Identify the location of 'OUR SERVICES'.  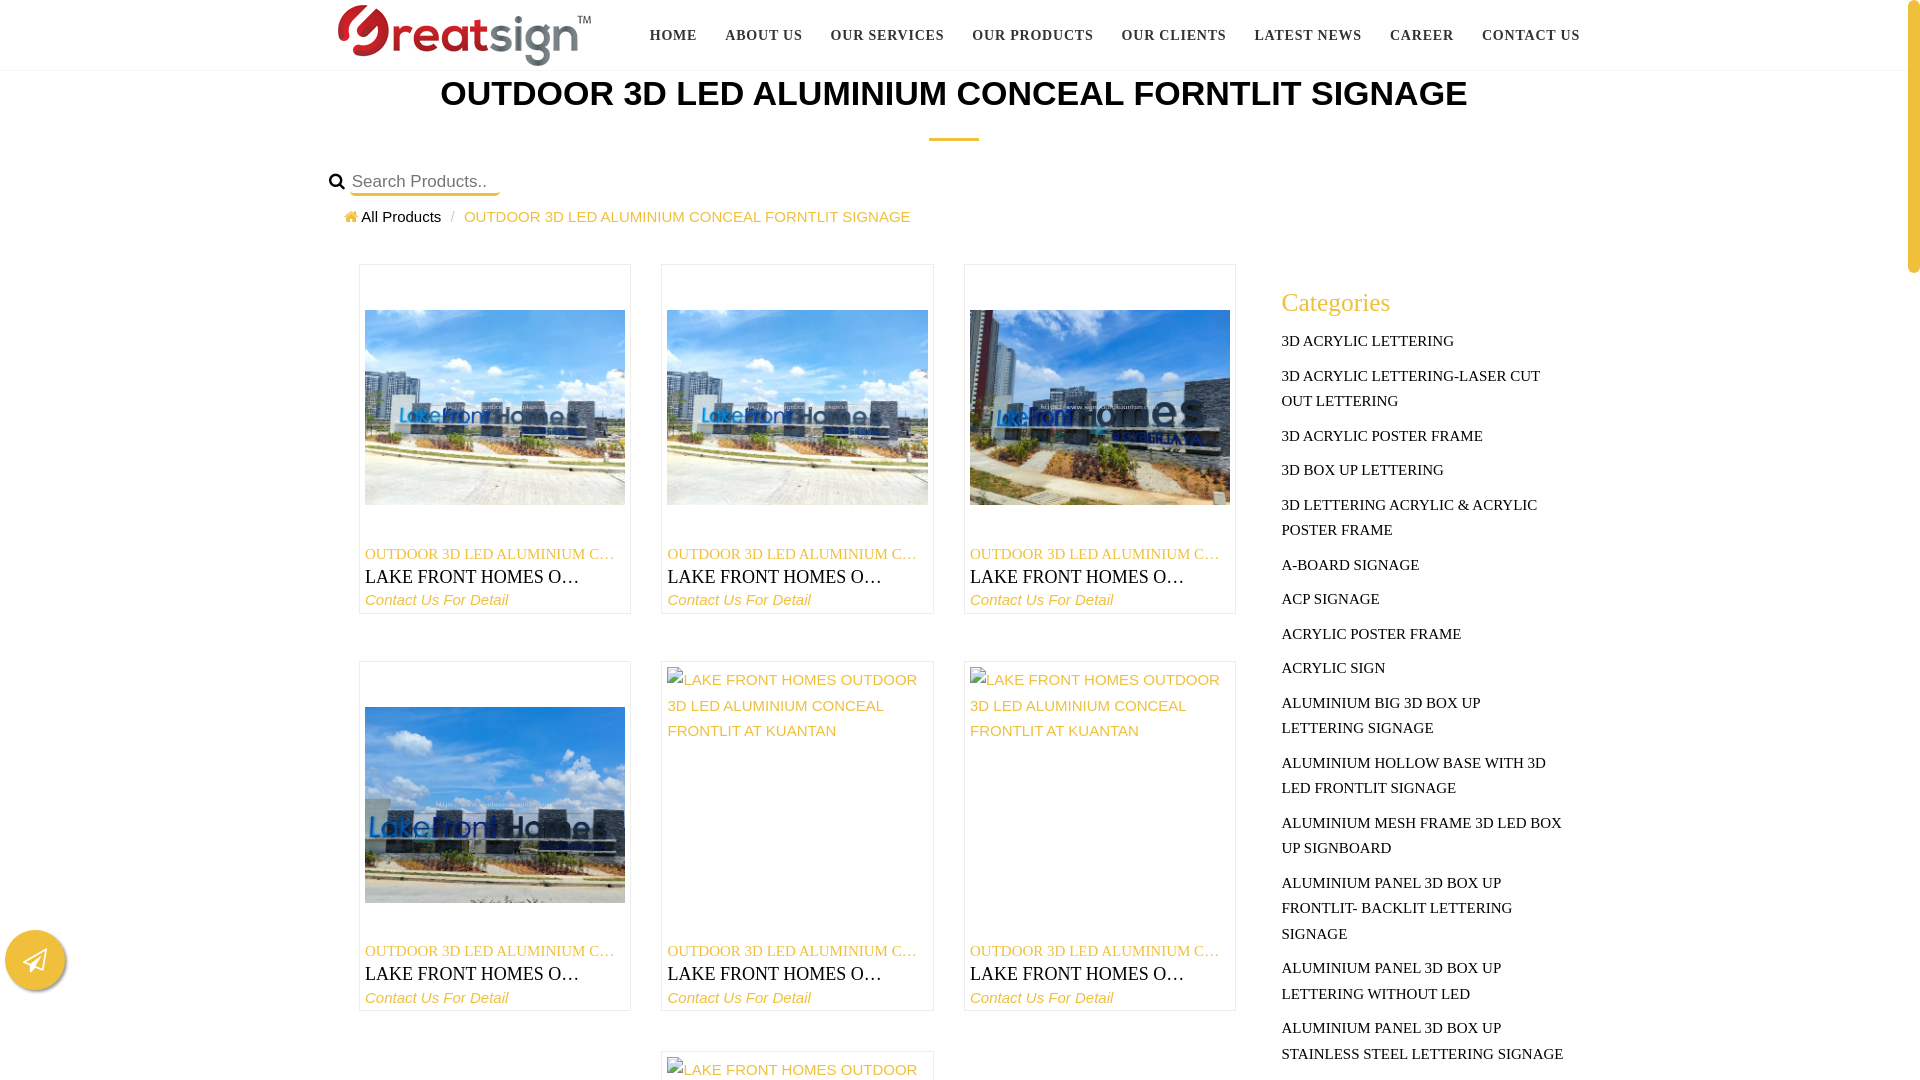
(887, 35).